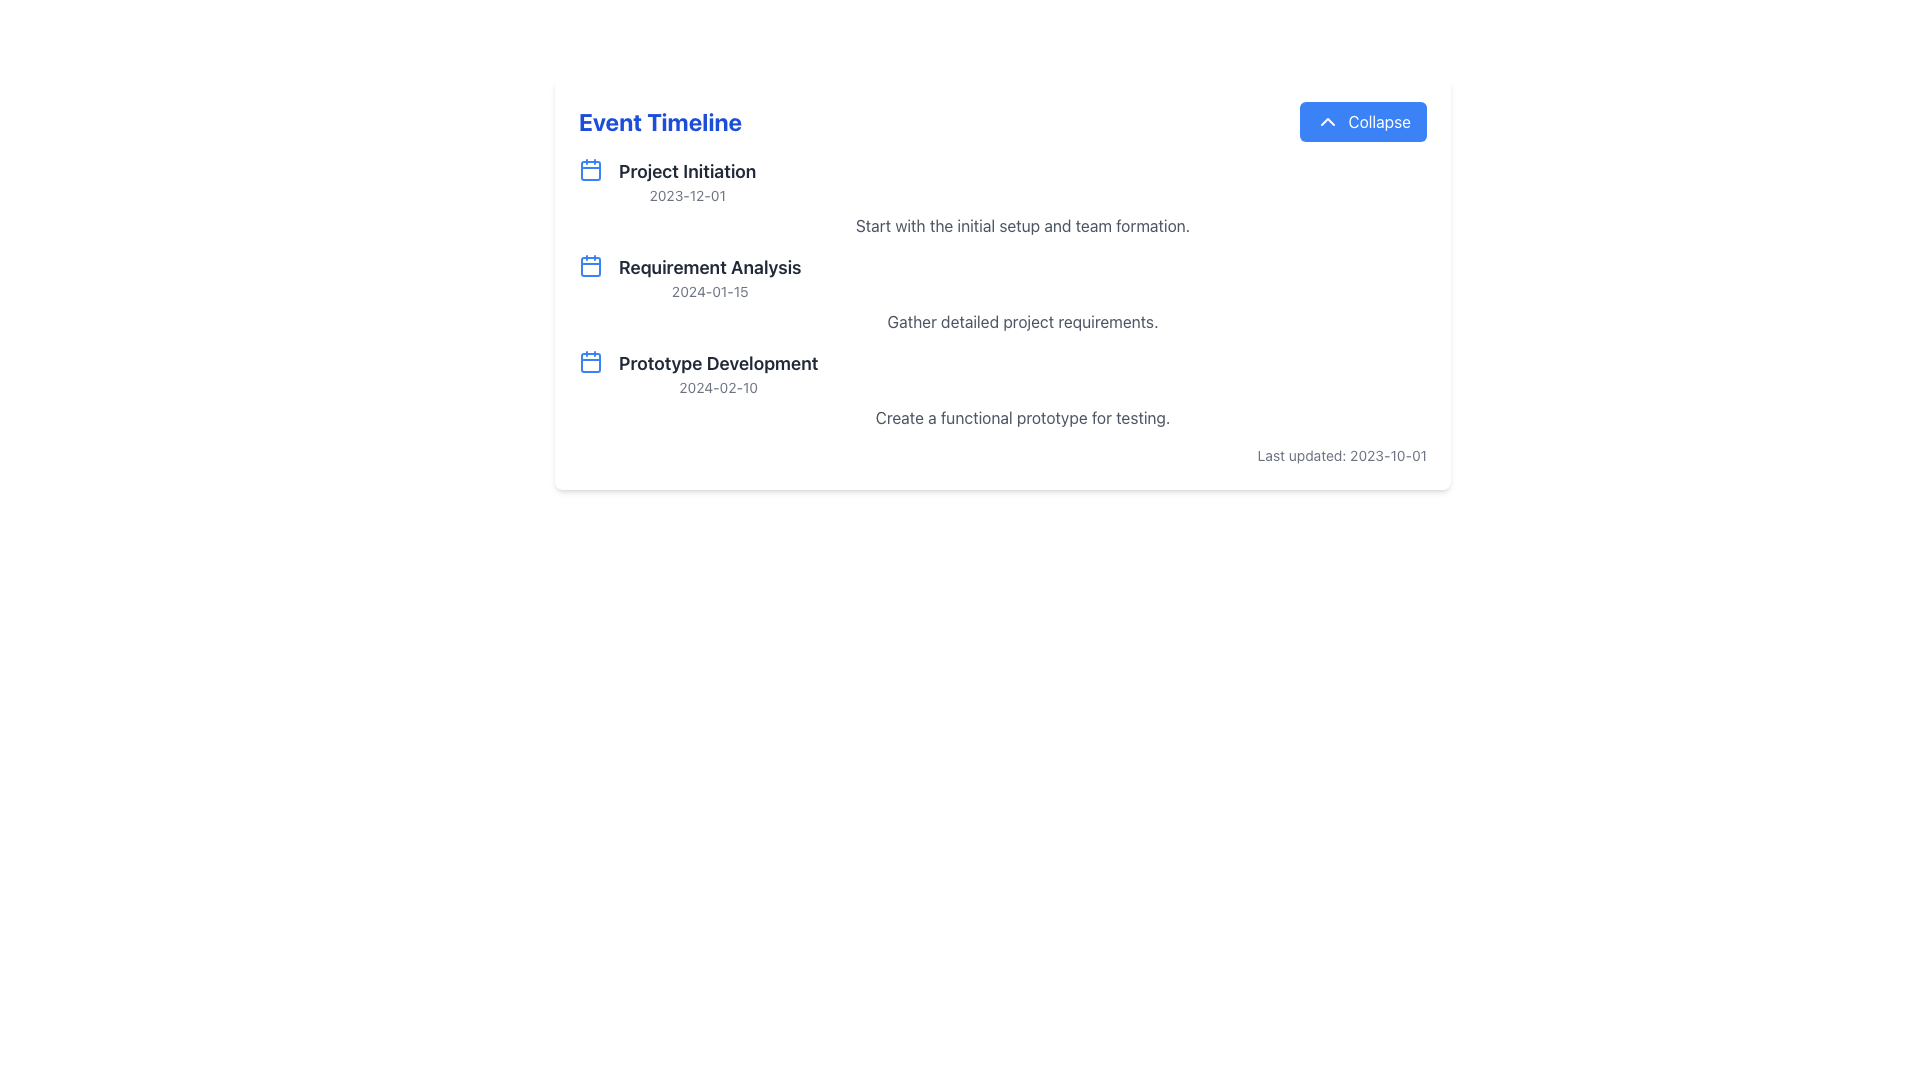 This screenshot has width=1920, height=1080. What do you see at coordinates (1003, 225) in the screenshot?
I see `text label that says 'Start with the initial setup and team formation.' which is located below the 'Project Initiation' section header` at bounding box center [1003, 225].